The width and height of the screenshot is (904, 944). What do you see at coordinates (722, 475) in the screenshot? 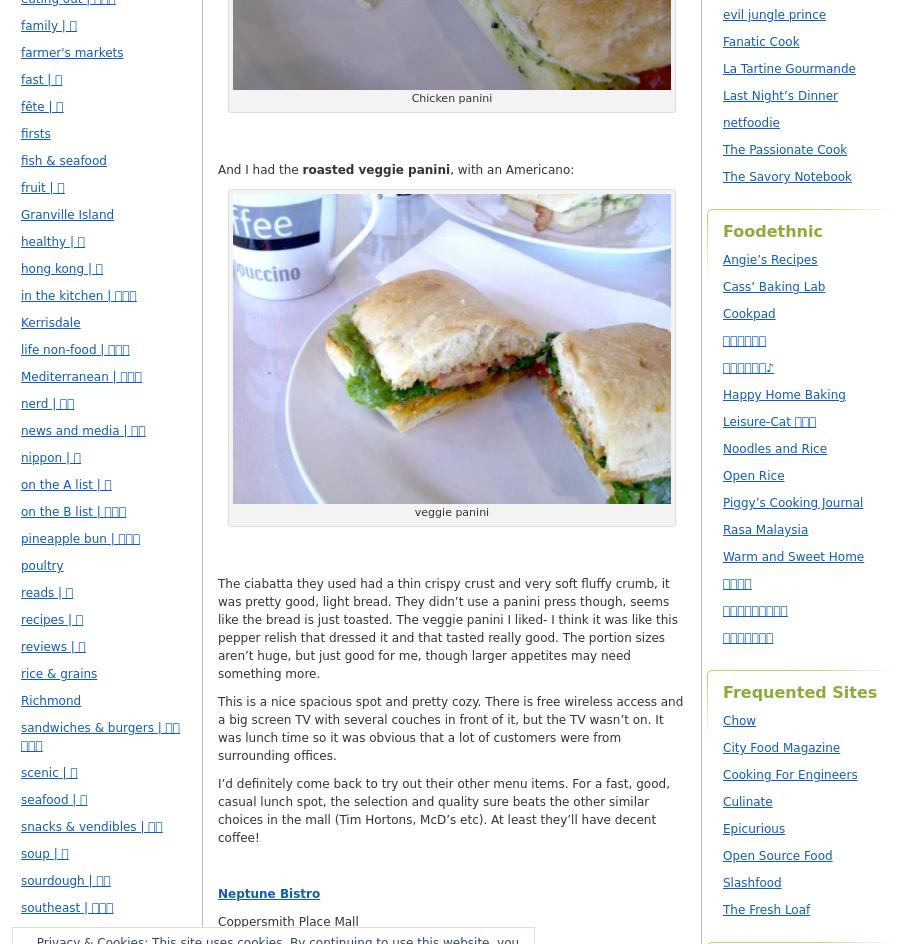
I see `'Open Rice'` at bounding box center [722, 475].